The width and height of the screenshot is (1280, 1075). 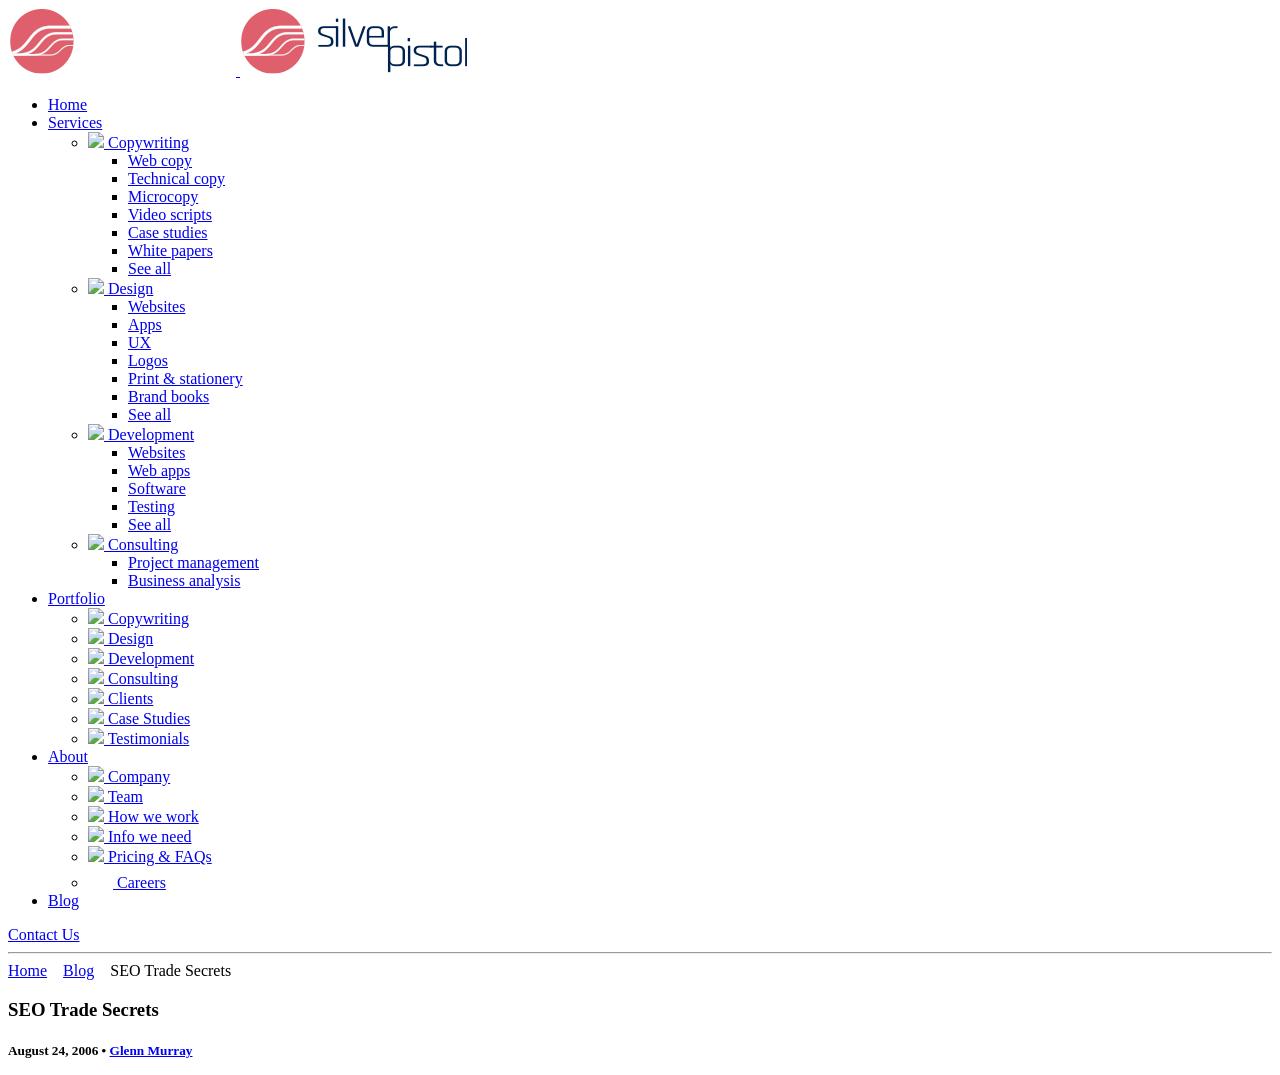 I want to click on 'Team', so click(x=122, y=795).